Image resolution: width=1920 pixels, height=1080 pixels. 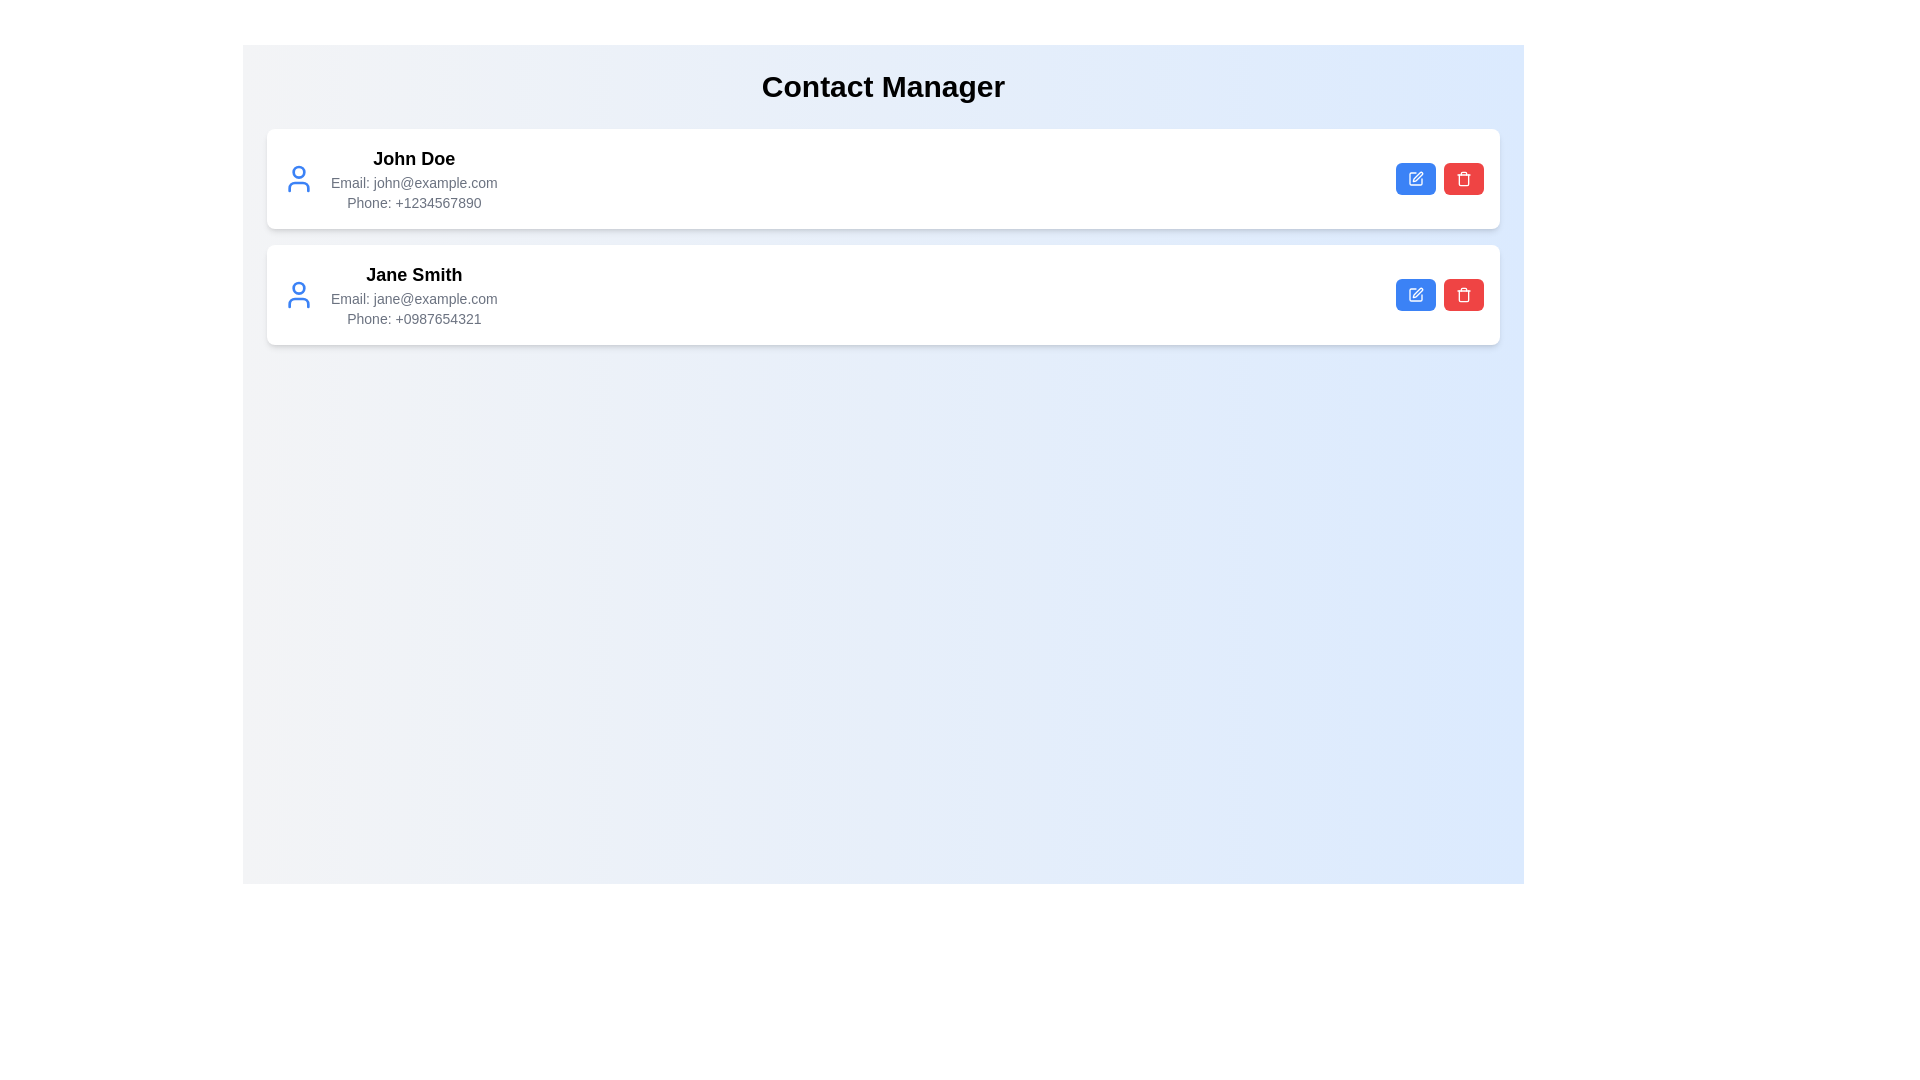 What do you see at coordinates (1415, 177) in the screenshot?
I see `the icon button located to the left of the red trash can icon in the first contact card to initiate editing` at bounding box center [1415, 177].